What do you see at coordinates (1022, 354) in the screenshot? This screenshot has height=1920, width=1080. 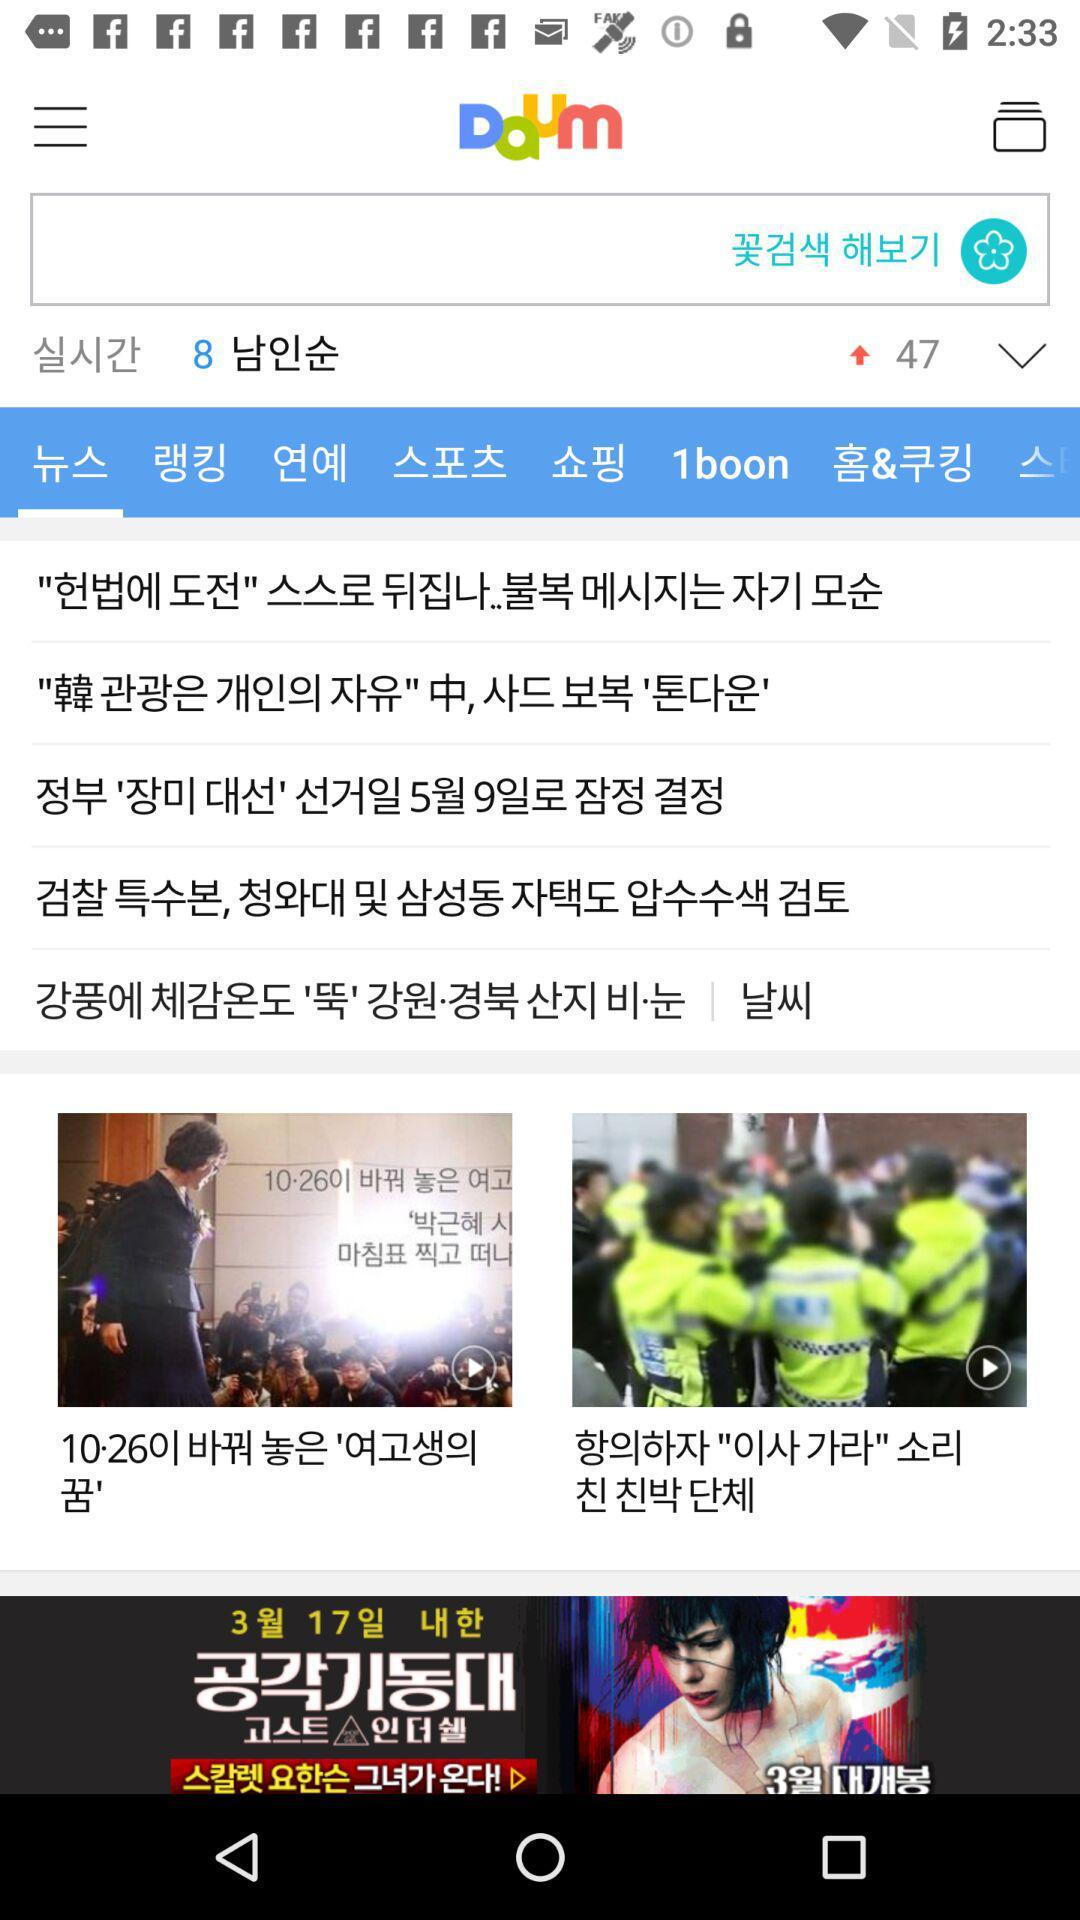 I see `the button which is right to the number 47` at bounding box center [1022, 354].